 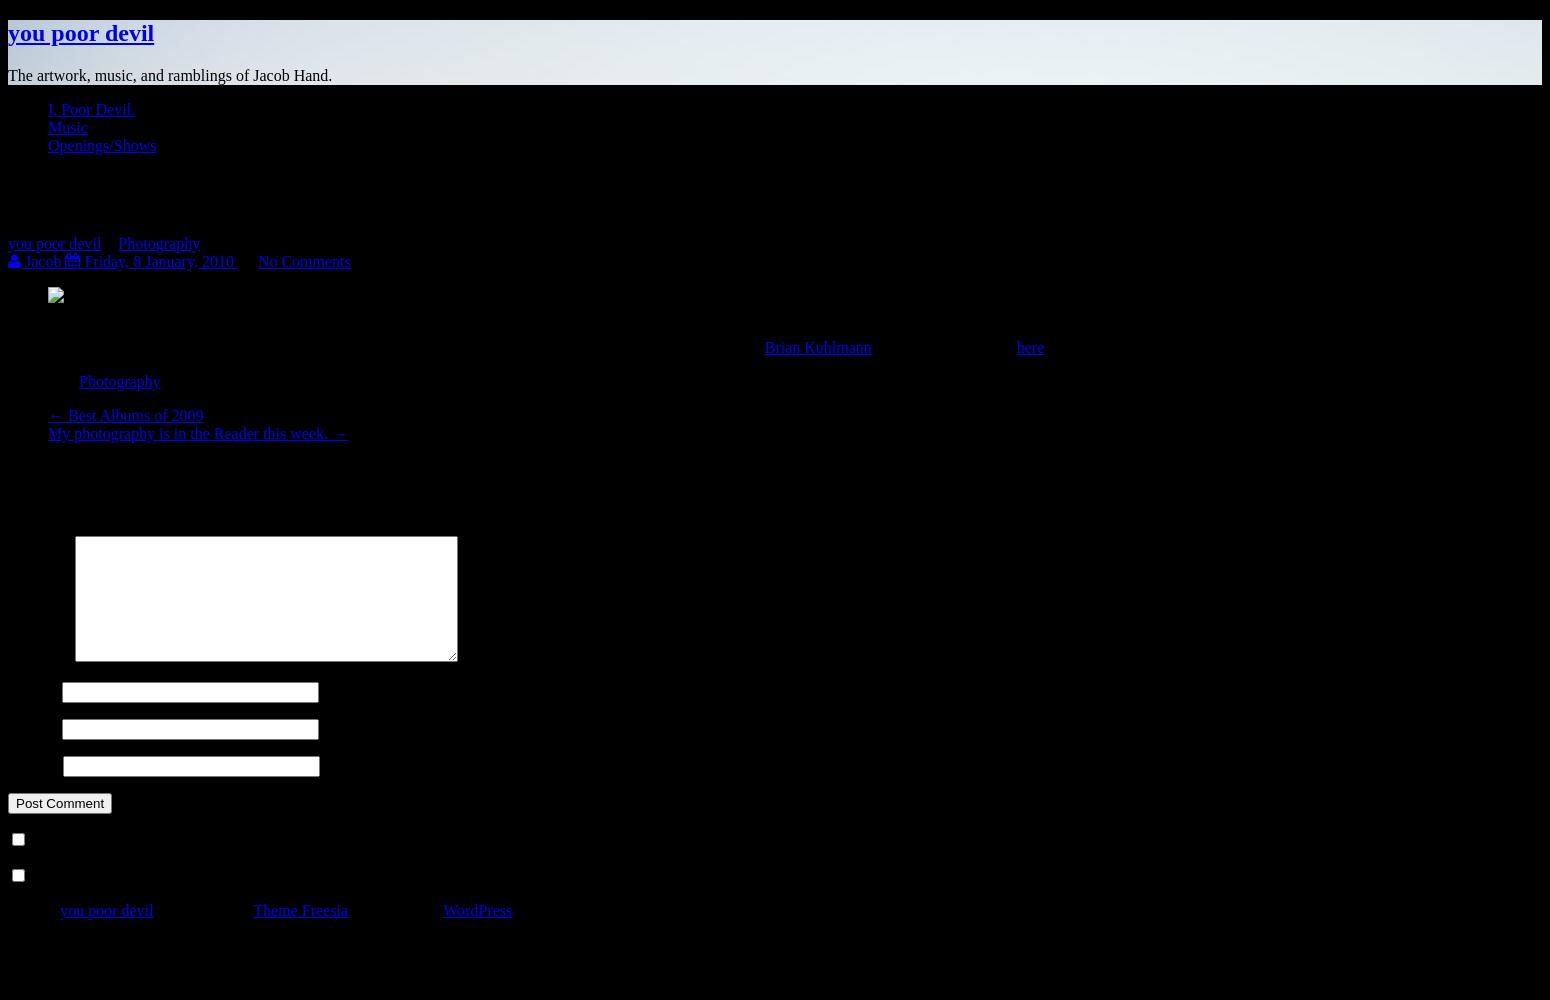 What do you see at coordinates (27, 690) in the screenshot?
I see `'Name'` at bounding box center [27, 690].